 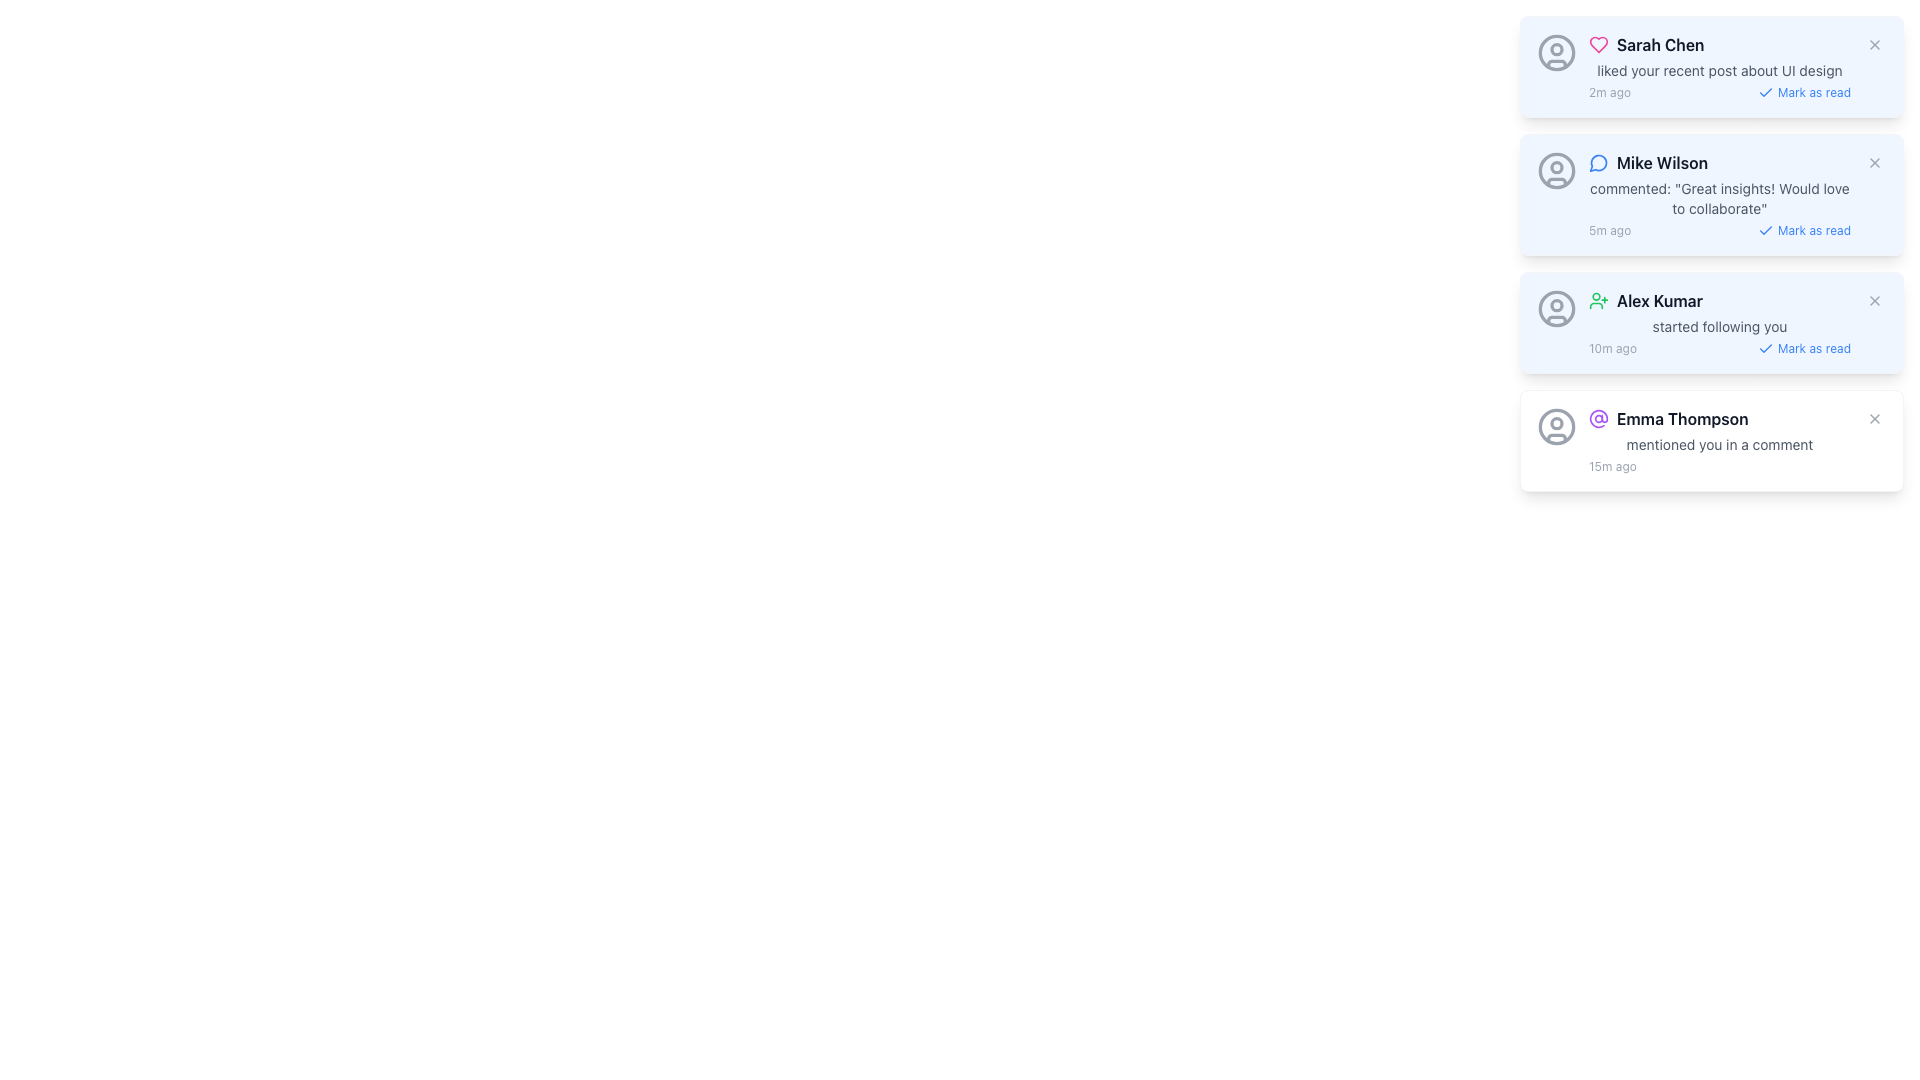 What do you see at coordinates (1555, 426) in the screenshot?
I see `the circular profile icon with a grey outline located at the leftmost side of the notification card labeled 'Emma Thompson mentioned you in a comment 15m ago'. This icon is the fourth in a vertically aligned list of notifications` at bounding box center [1555, 426].